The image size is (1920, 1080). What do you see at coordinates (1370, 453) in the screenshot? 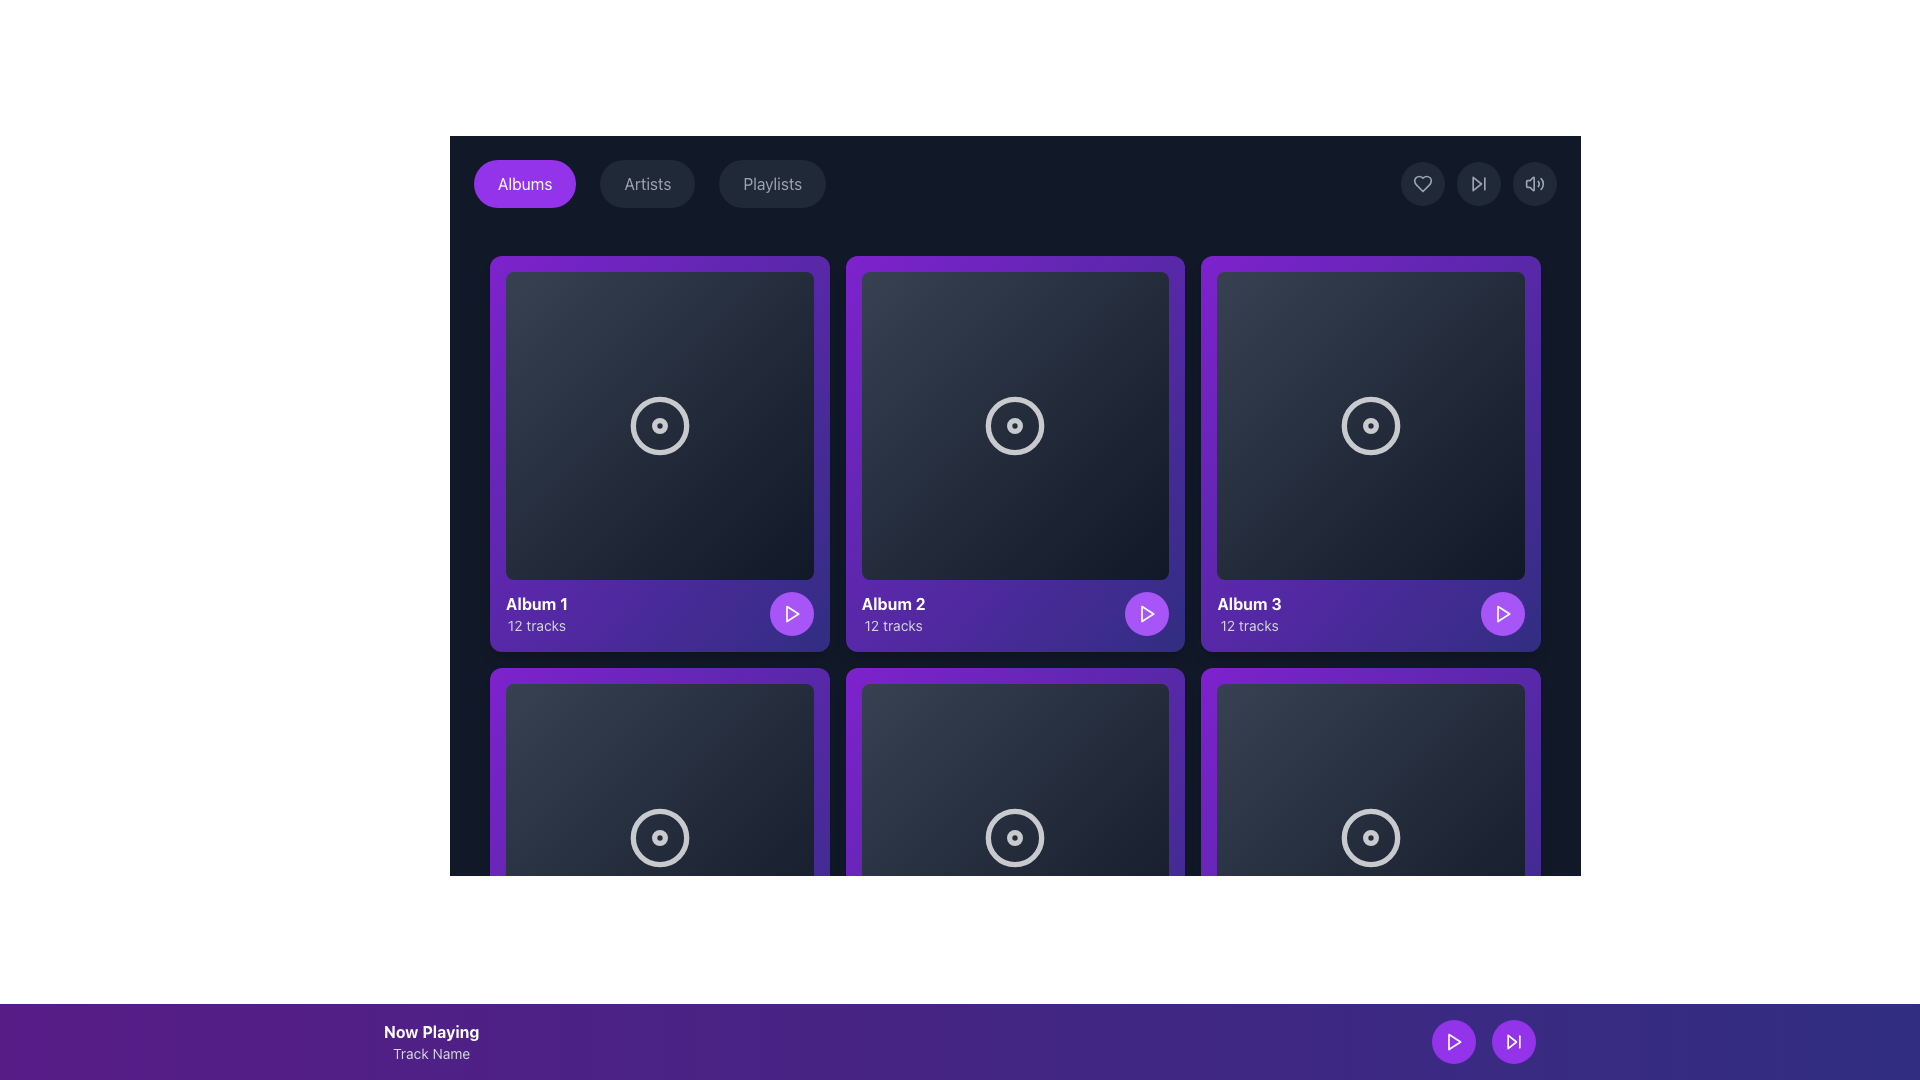
I see `the album card titled 'Album 3'` at bounding box center [1370, 453].